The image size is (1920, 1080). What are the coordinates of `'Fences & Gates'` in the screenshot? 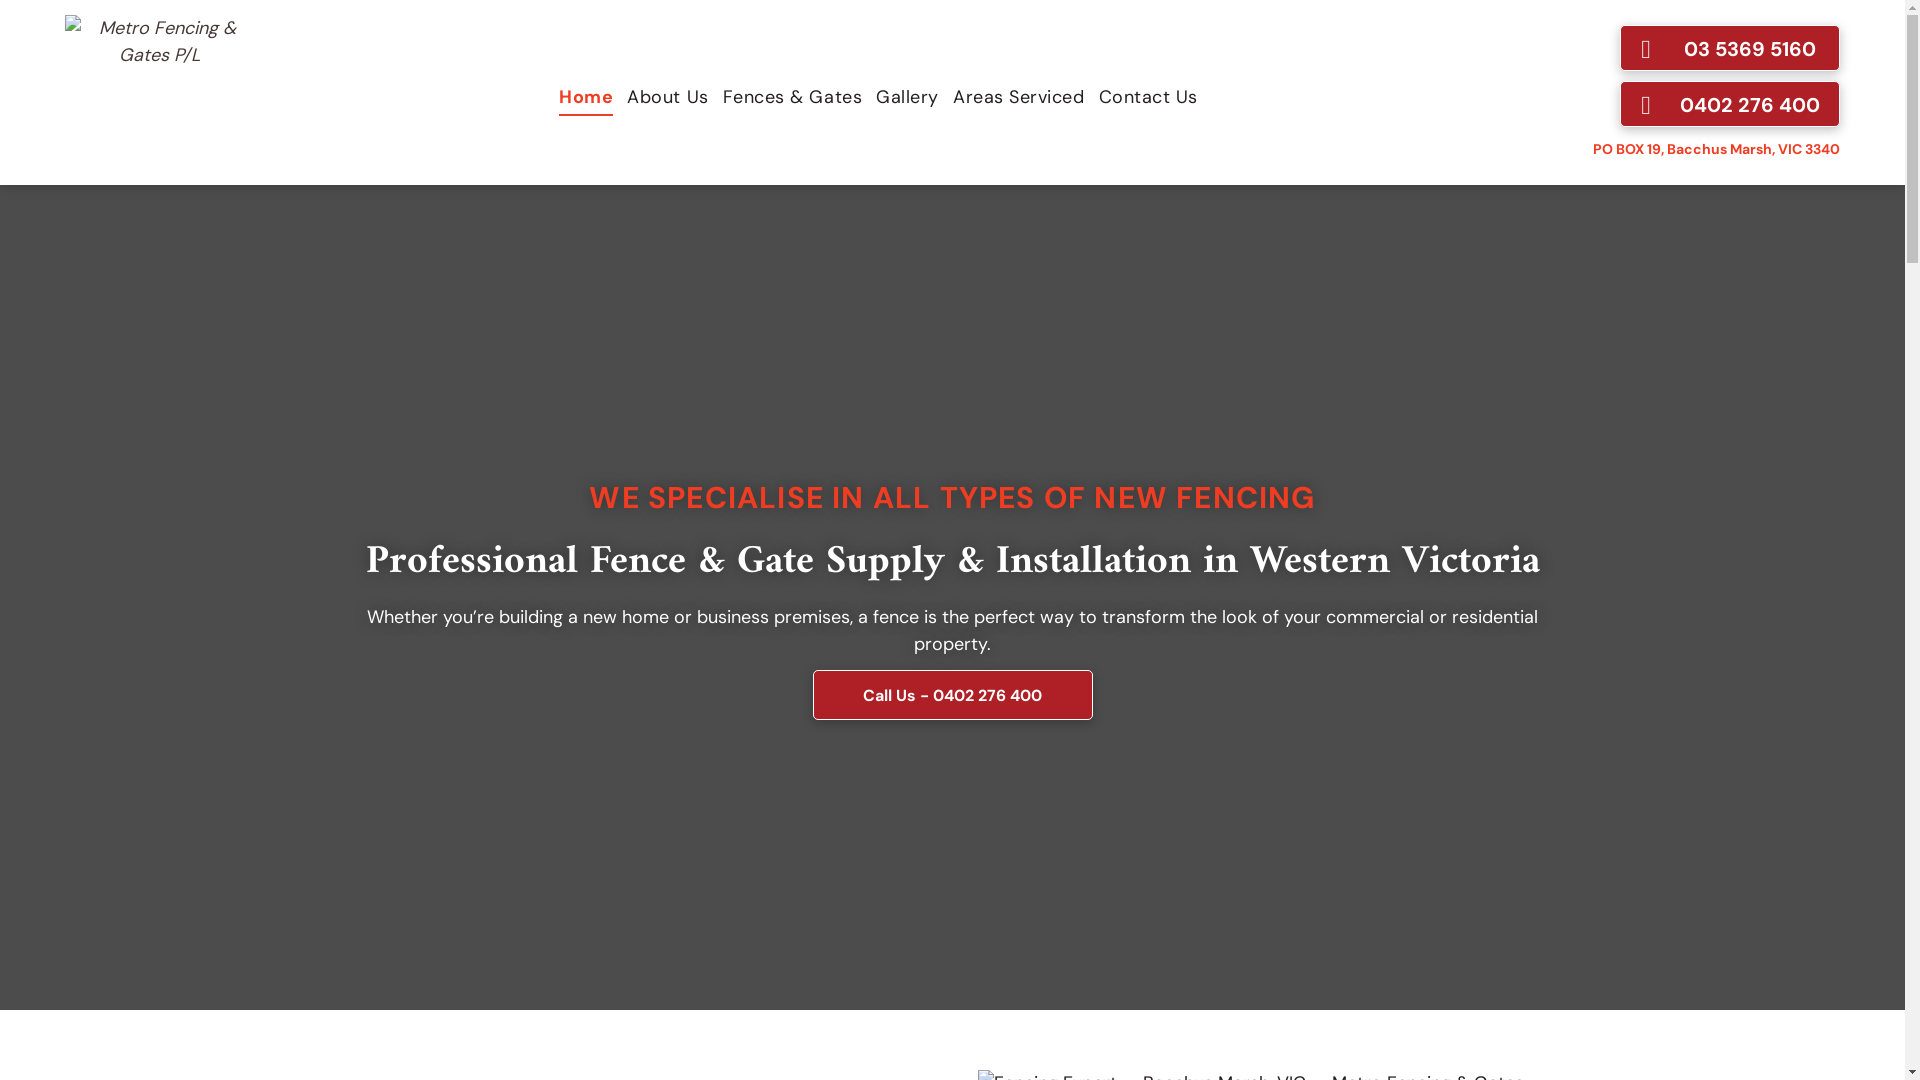 It's located at (791, 96).